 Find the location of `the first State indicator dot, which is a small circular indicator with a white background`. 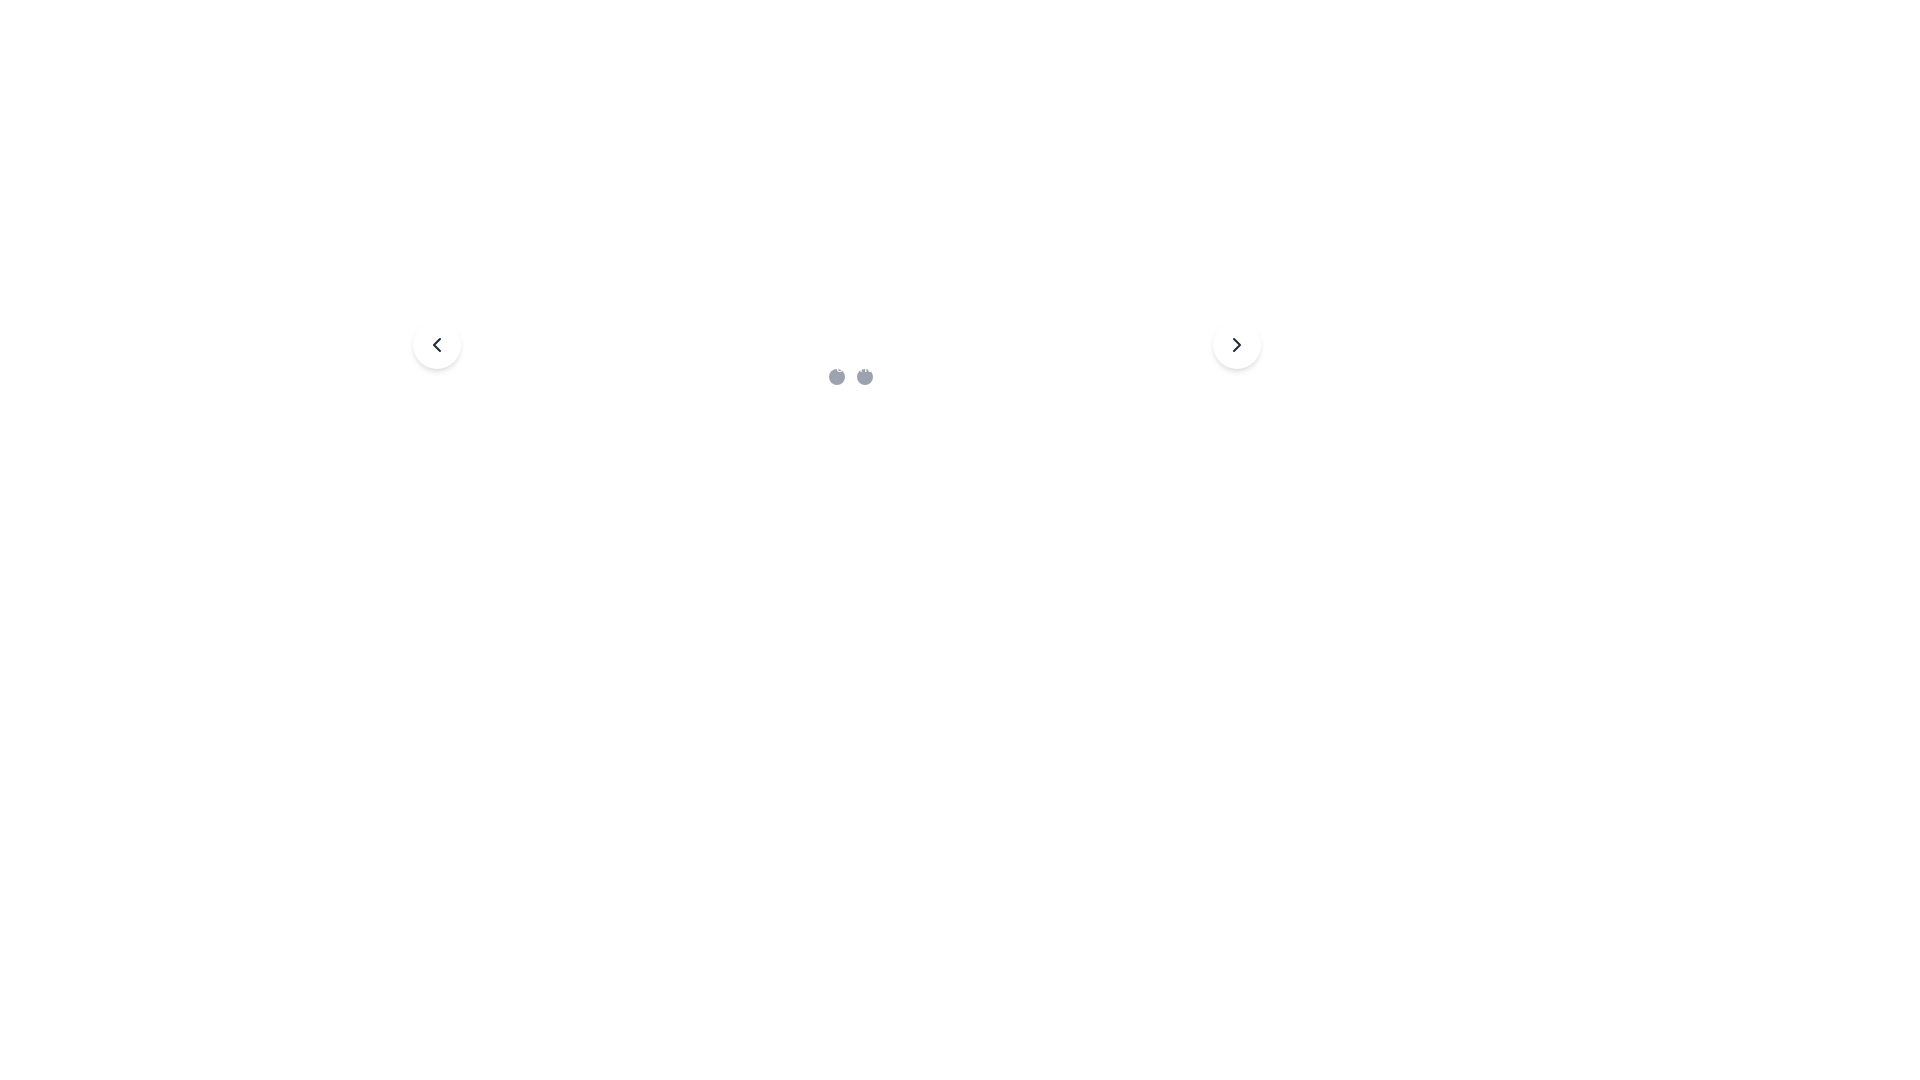

the first State indicator dot, which is a small circular indicator with a white background is located at coordinates (808, 377).